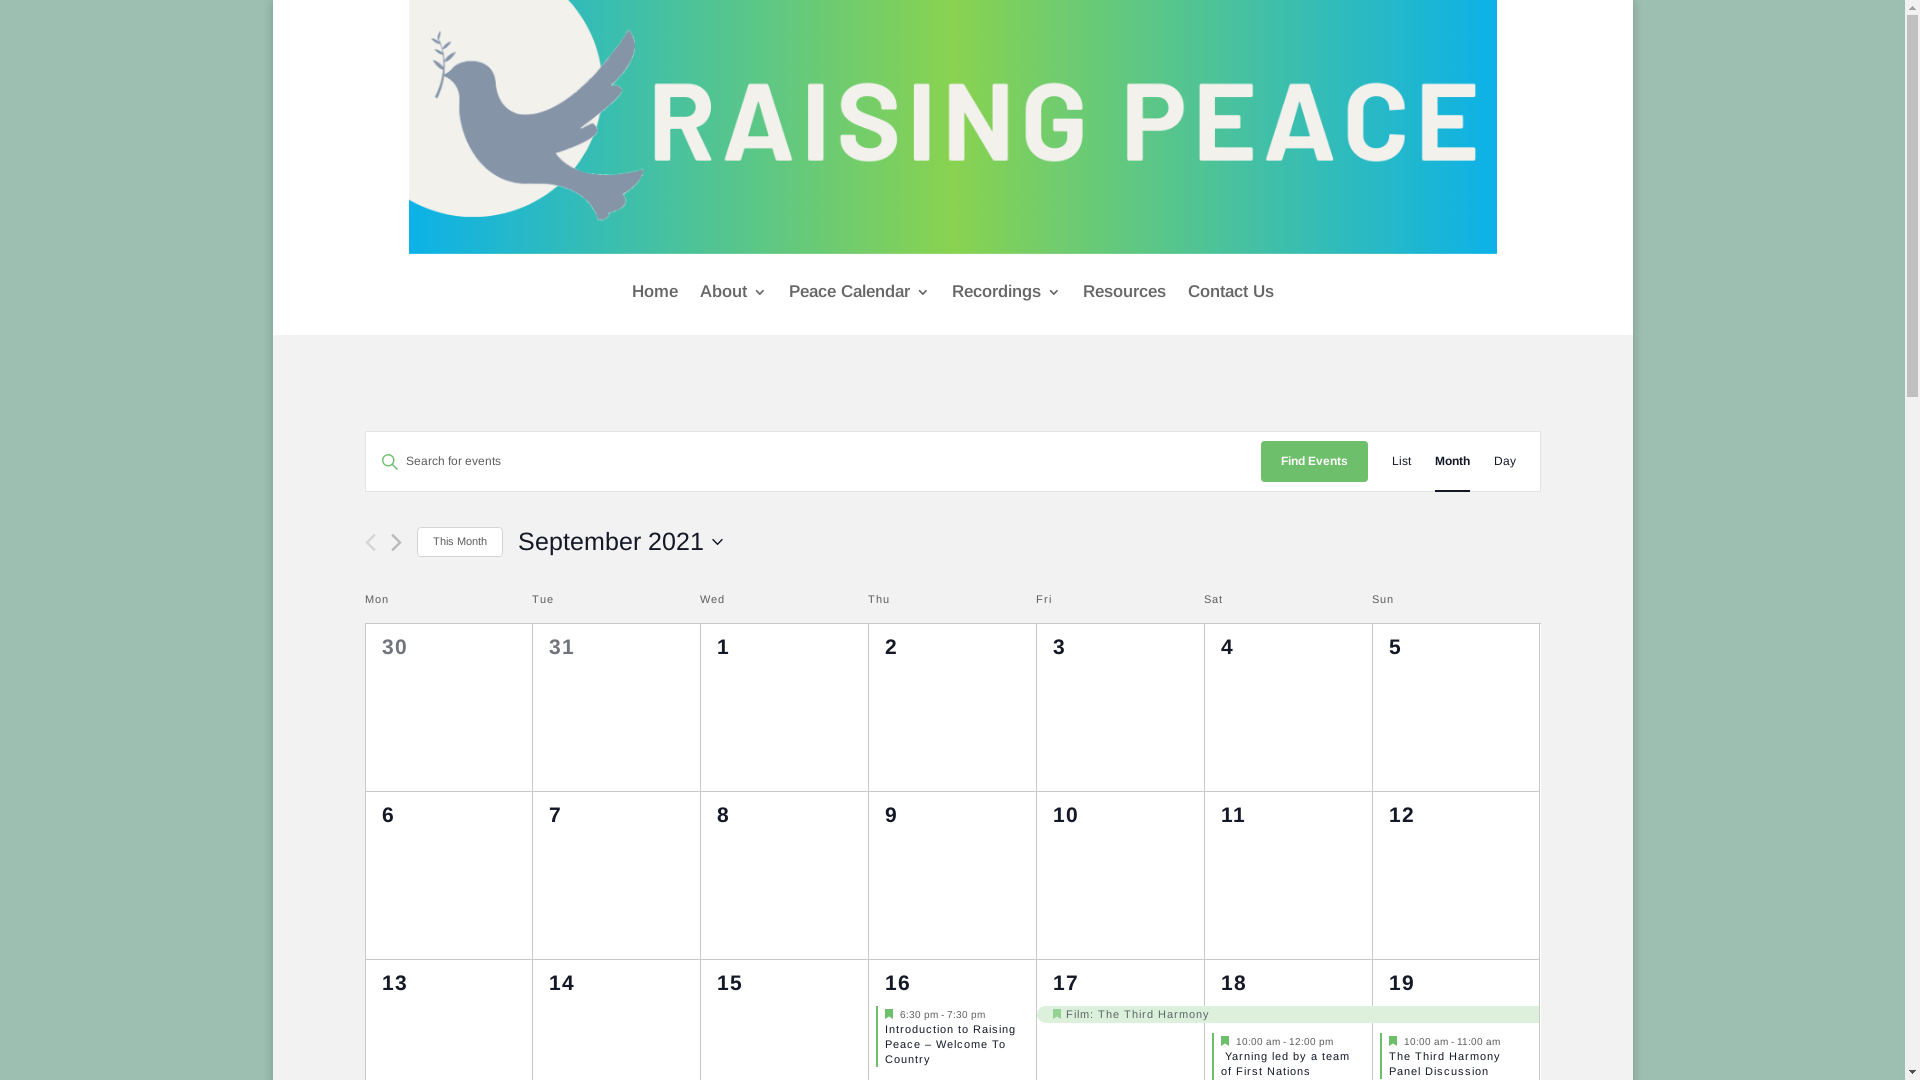 The height and width of the screenshot is (1080, 1920). What do you see at coordinates (1229, 292) in the screenshot?
I see `'Contact Us'` at bounding box center [1229, 292].